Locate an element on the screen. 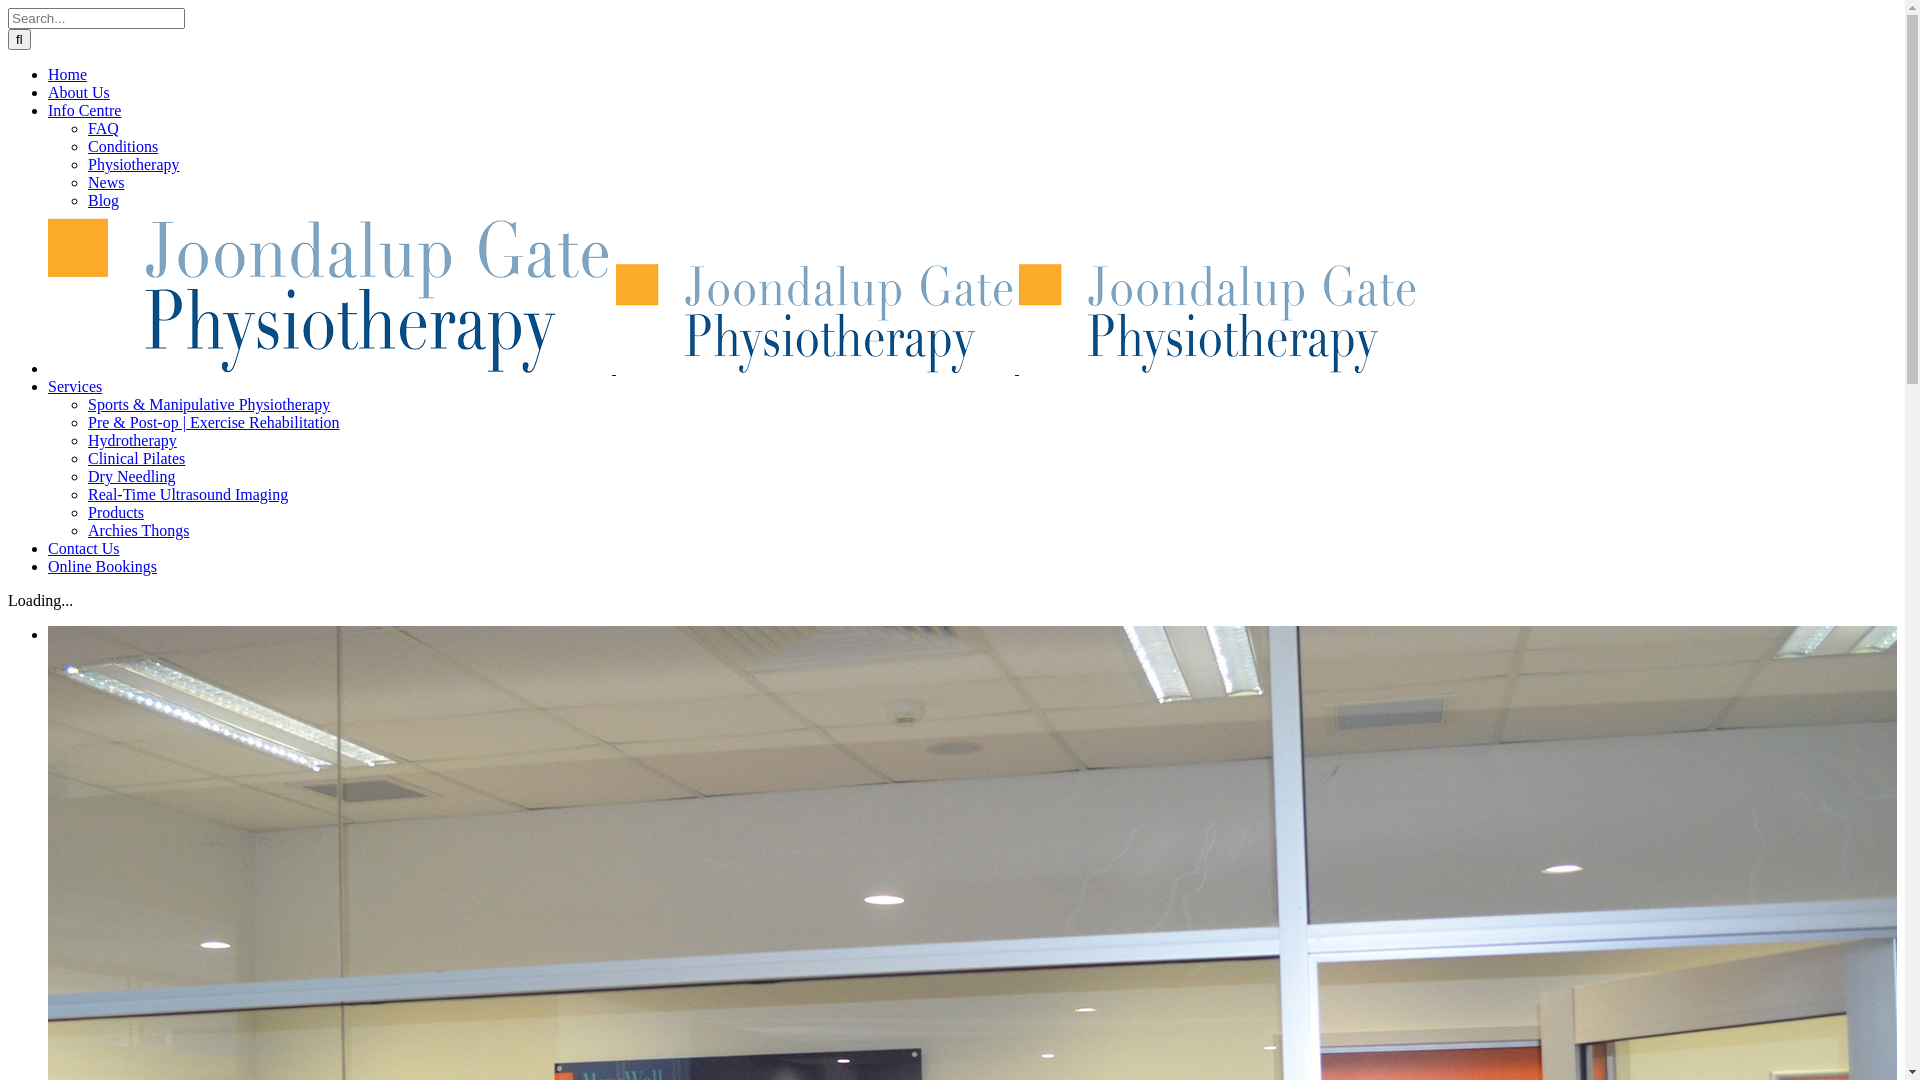  'Pre & Post-op | Exercise Rehabilitation' is located at coordinates (214, 421).